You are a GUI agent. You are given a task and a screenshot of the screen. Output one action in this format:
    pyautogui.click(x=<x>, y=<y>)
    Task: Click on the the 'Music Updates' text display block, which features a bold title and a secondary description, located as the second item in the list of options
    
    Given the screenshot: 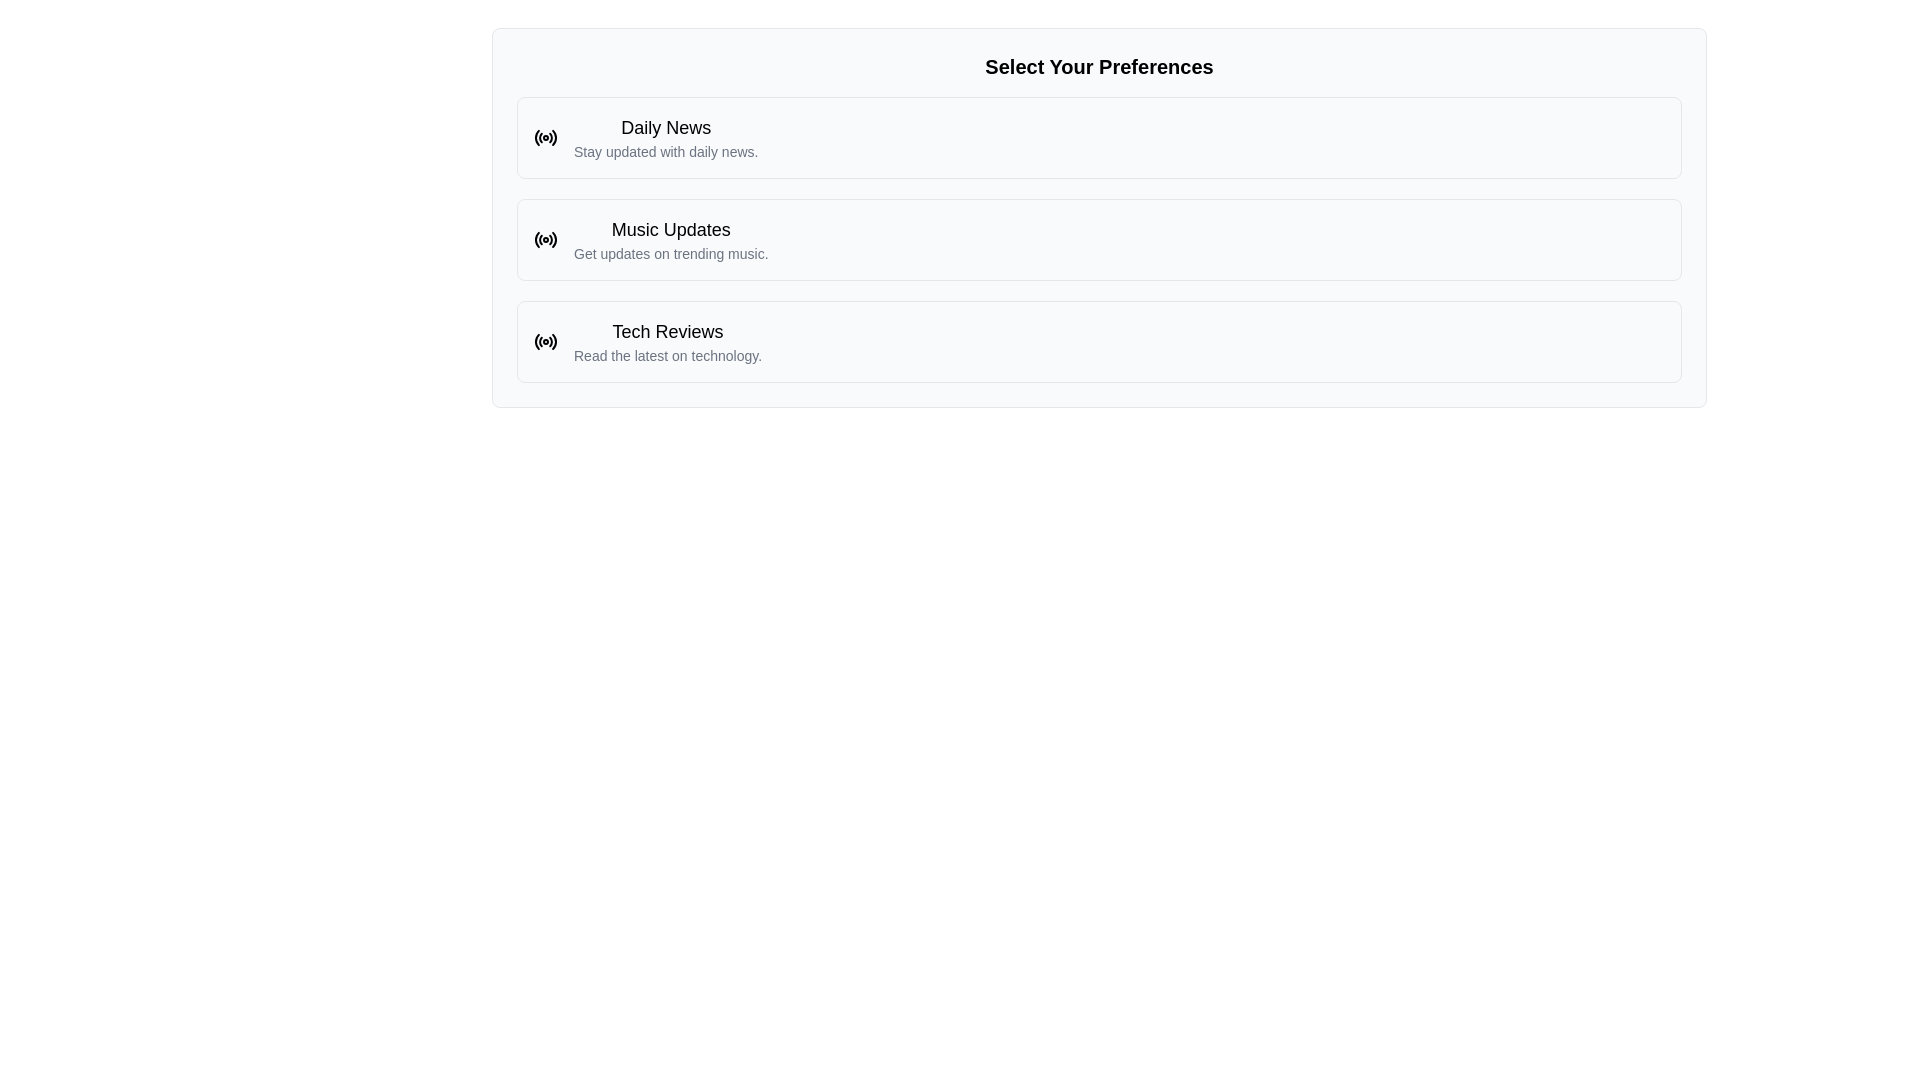 What is the action you would take?
    pyautogui.click(x=671, y=238)
    